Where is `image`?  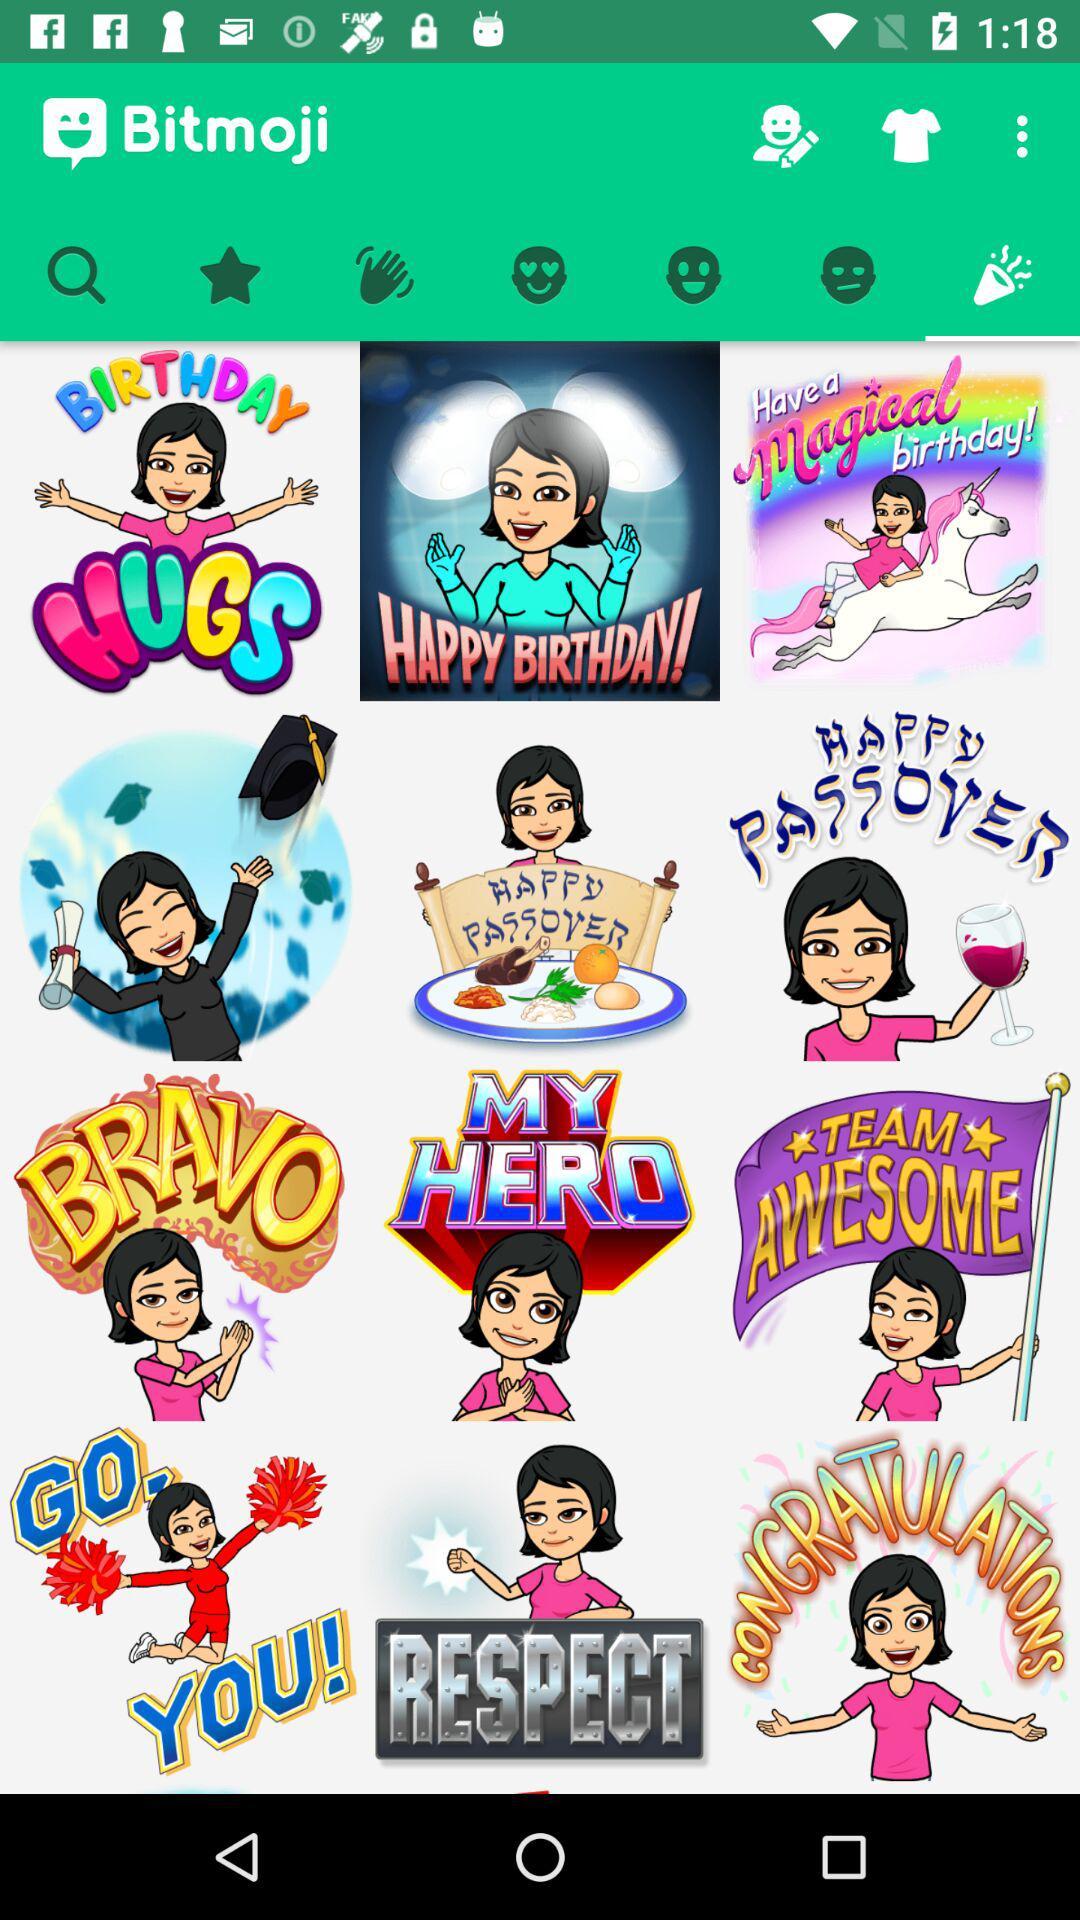
image is located at coordinates (540, 880).